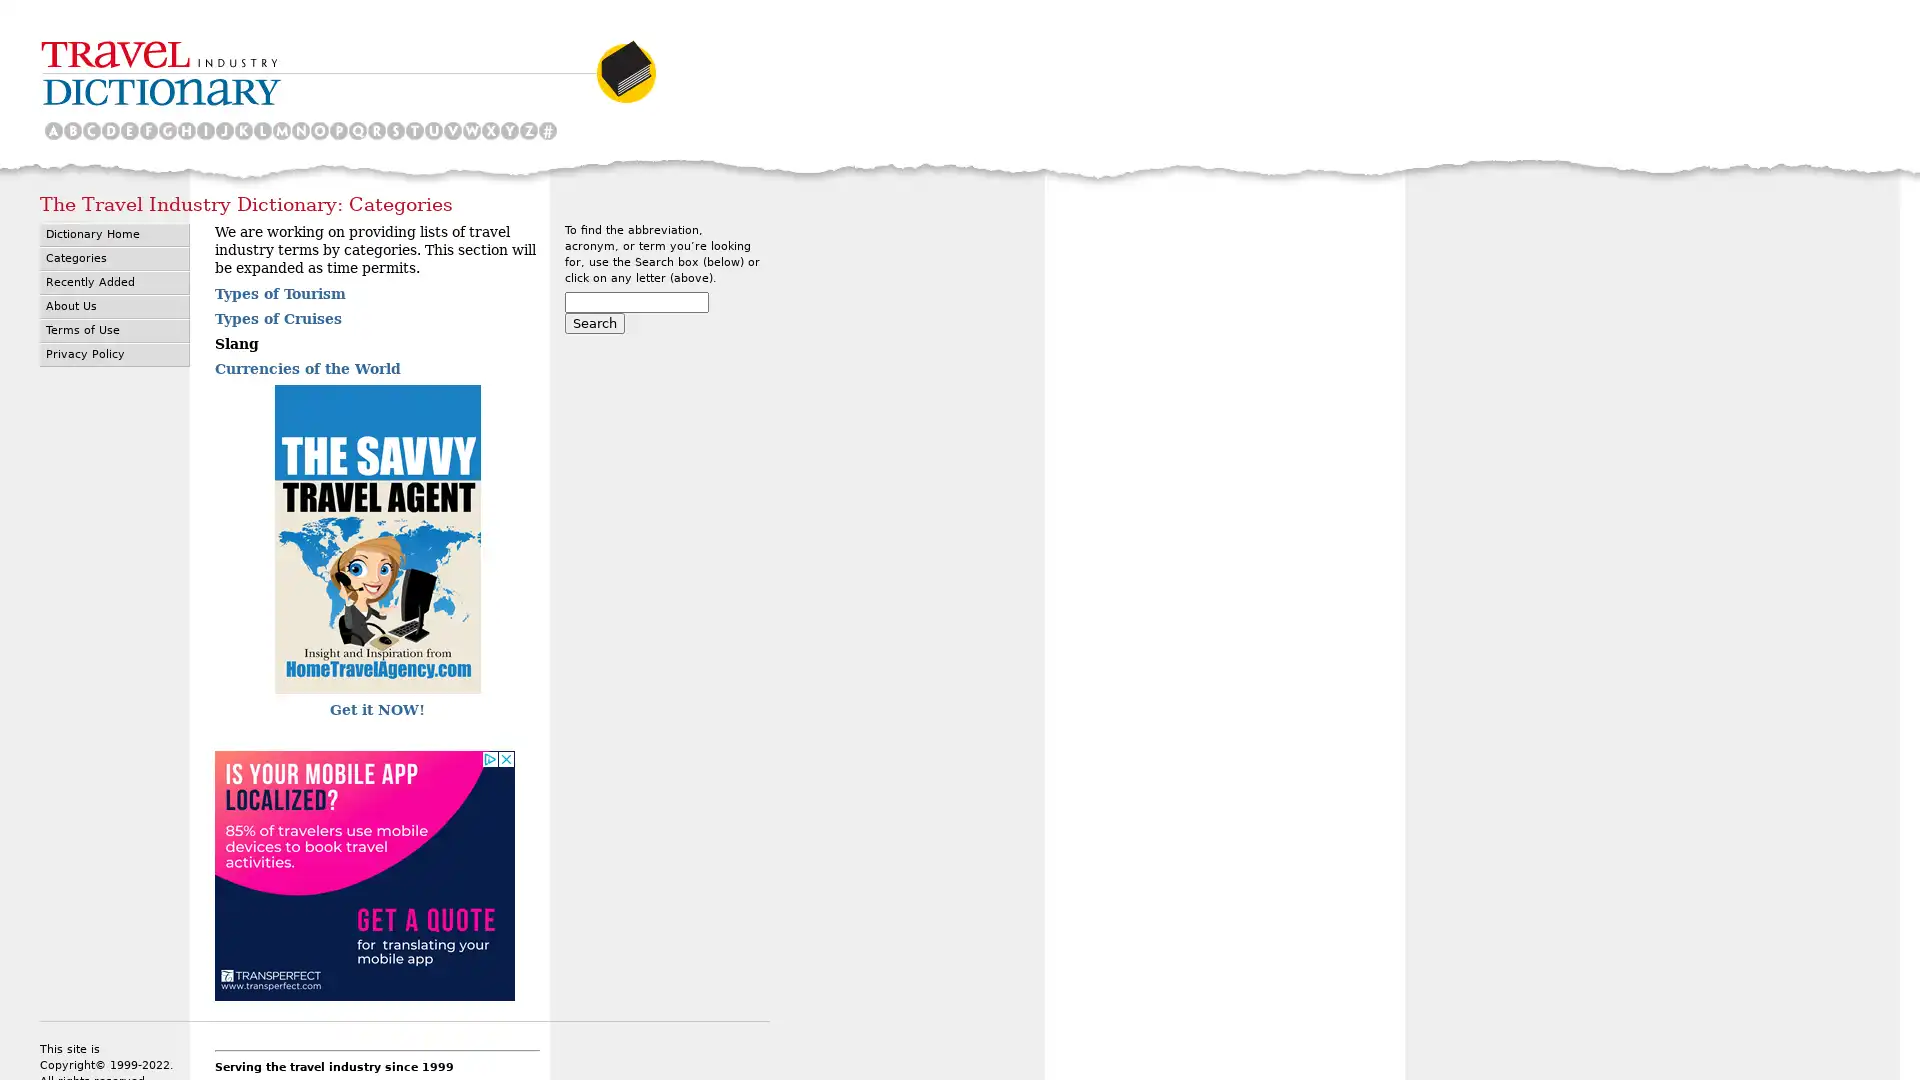 This screenshot has height=1080, width=1920. I want to click on Search, so click(594, 322).